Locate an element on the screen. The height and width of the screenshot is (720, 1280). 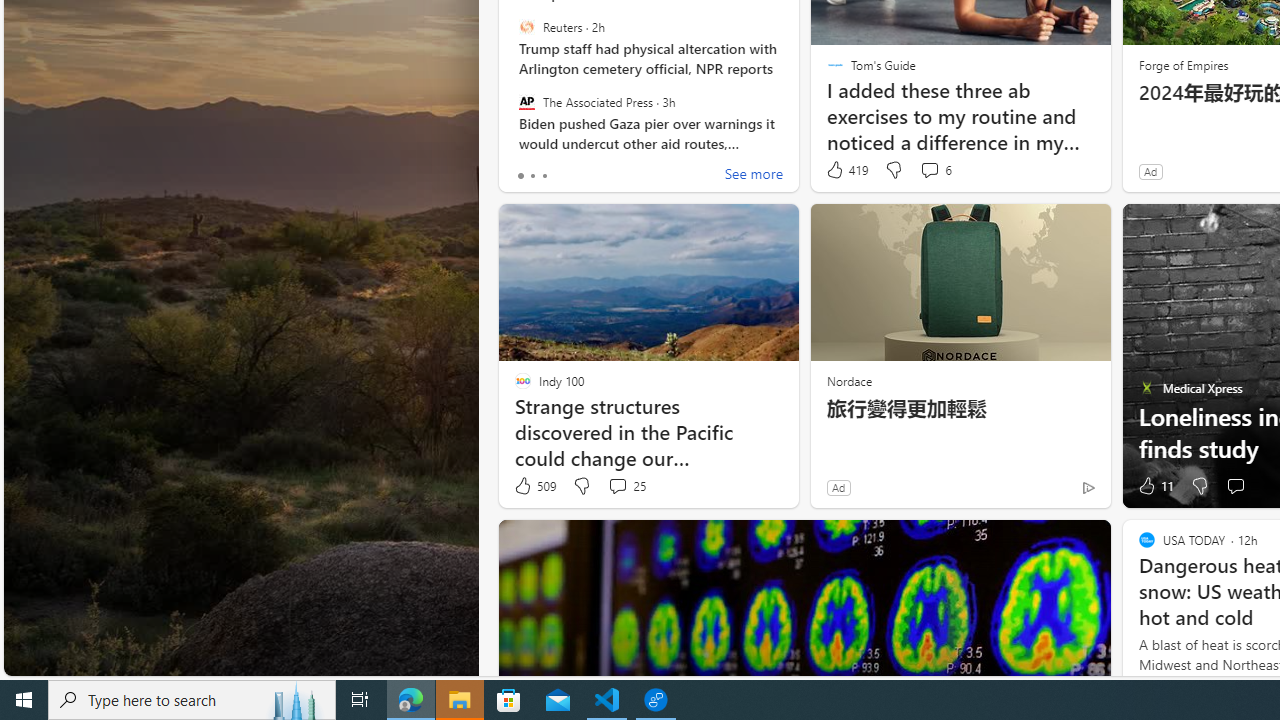
'419 Like' is located at coordinates (846, 169).